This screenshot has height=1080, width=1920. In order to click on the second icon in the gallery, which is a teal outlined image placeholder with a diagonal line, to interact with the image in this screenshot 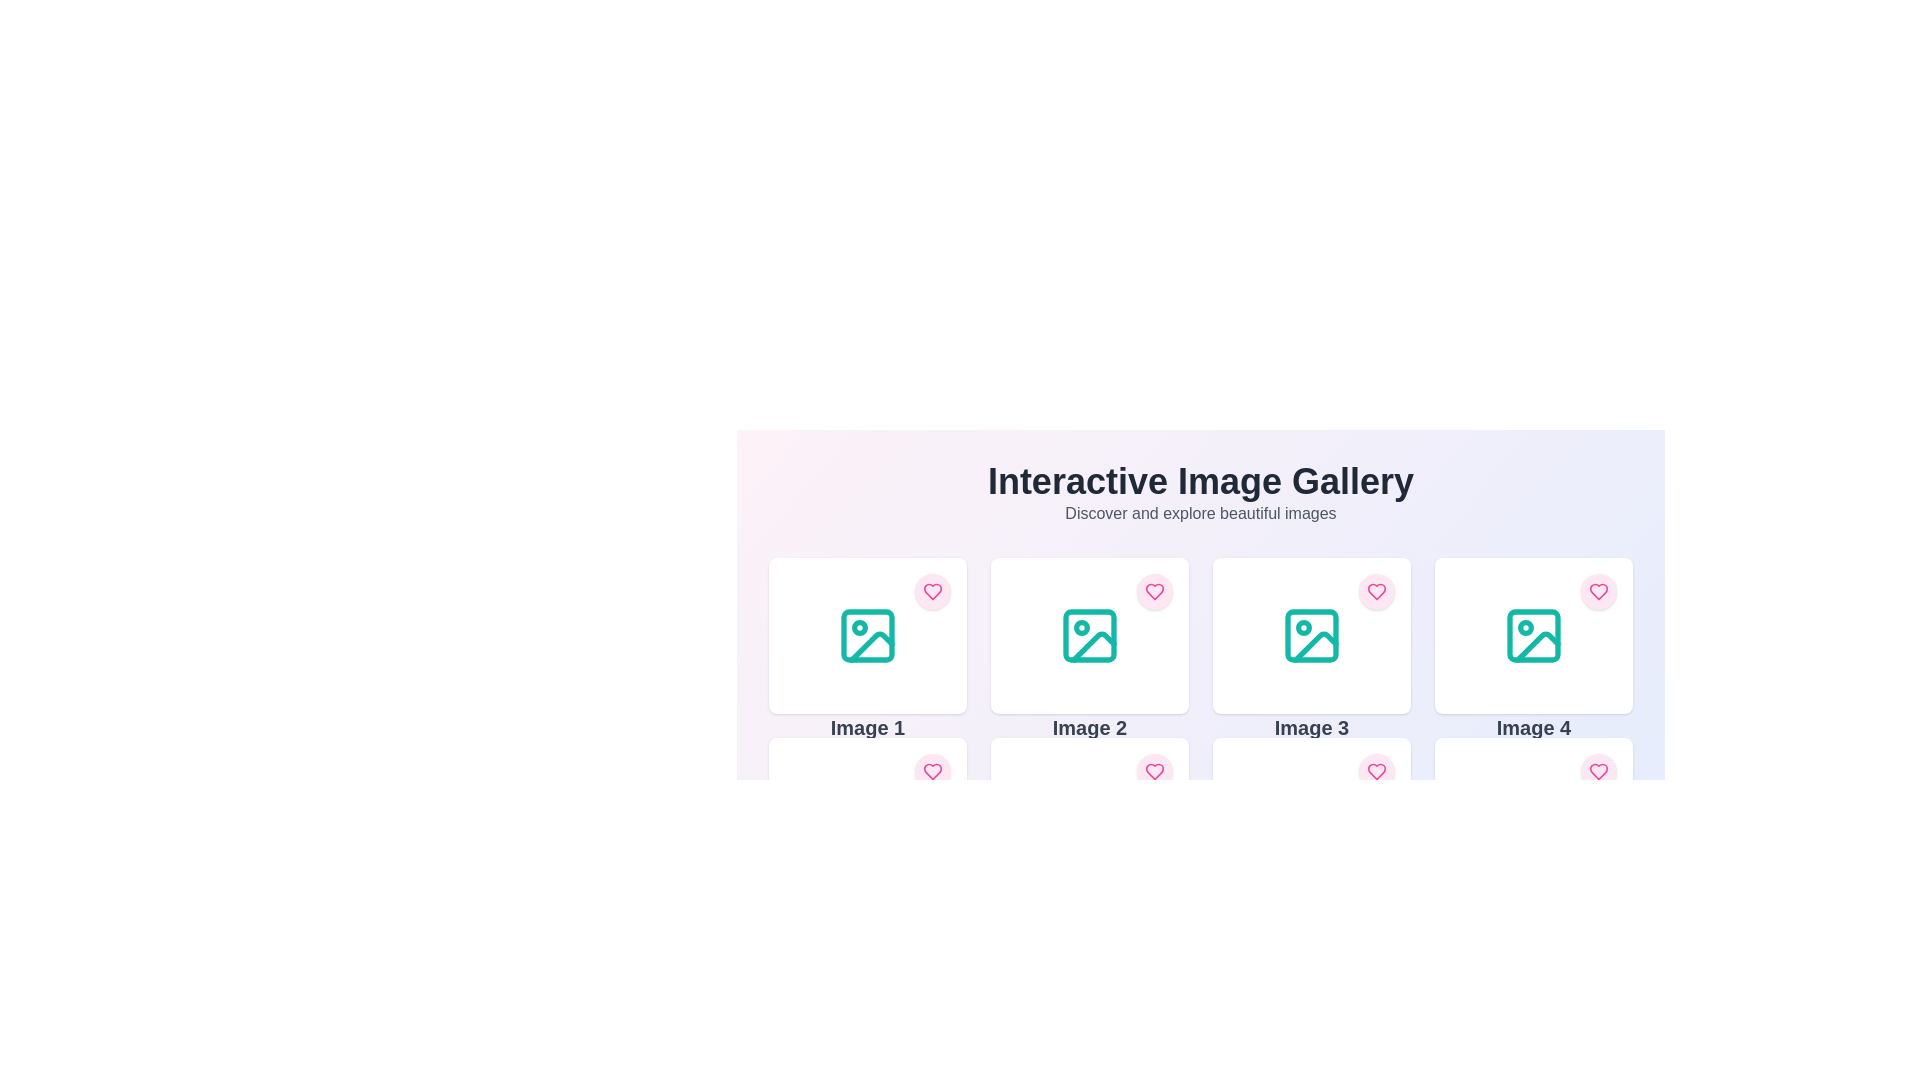, I will do `click(1088, 636)`.